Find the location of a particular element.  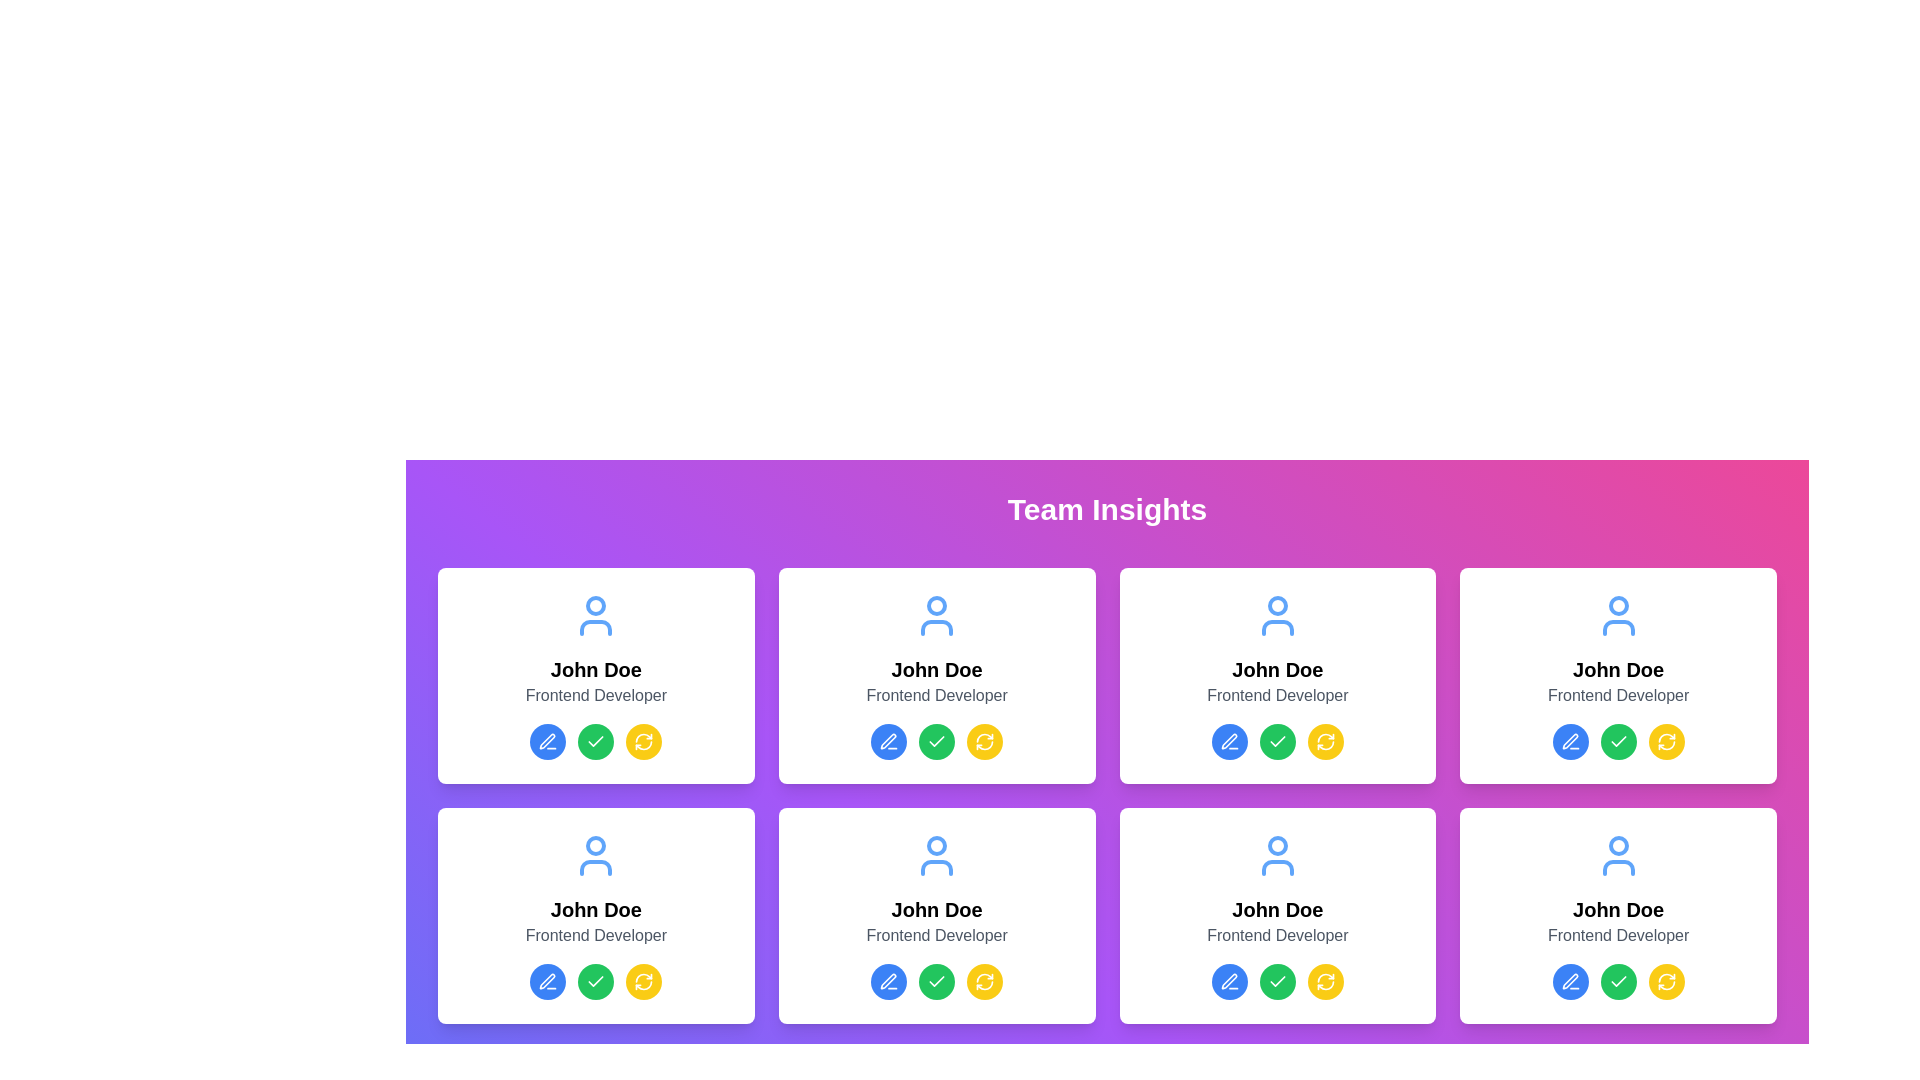

the confirmation icon button located in the profile card layout, specifically situated in the second row, first column, between the blue pencil icon and the yellow circular arrow icon is located at coordinates (595, 741).